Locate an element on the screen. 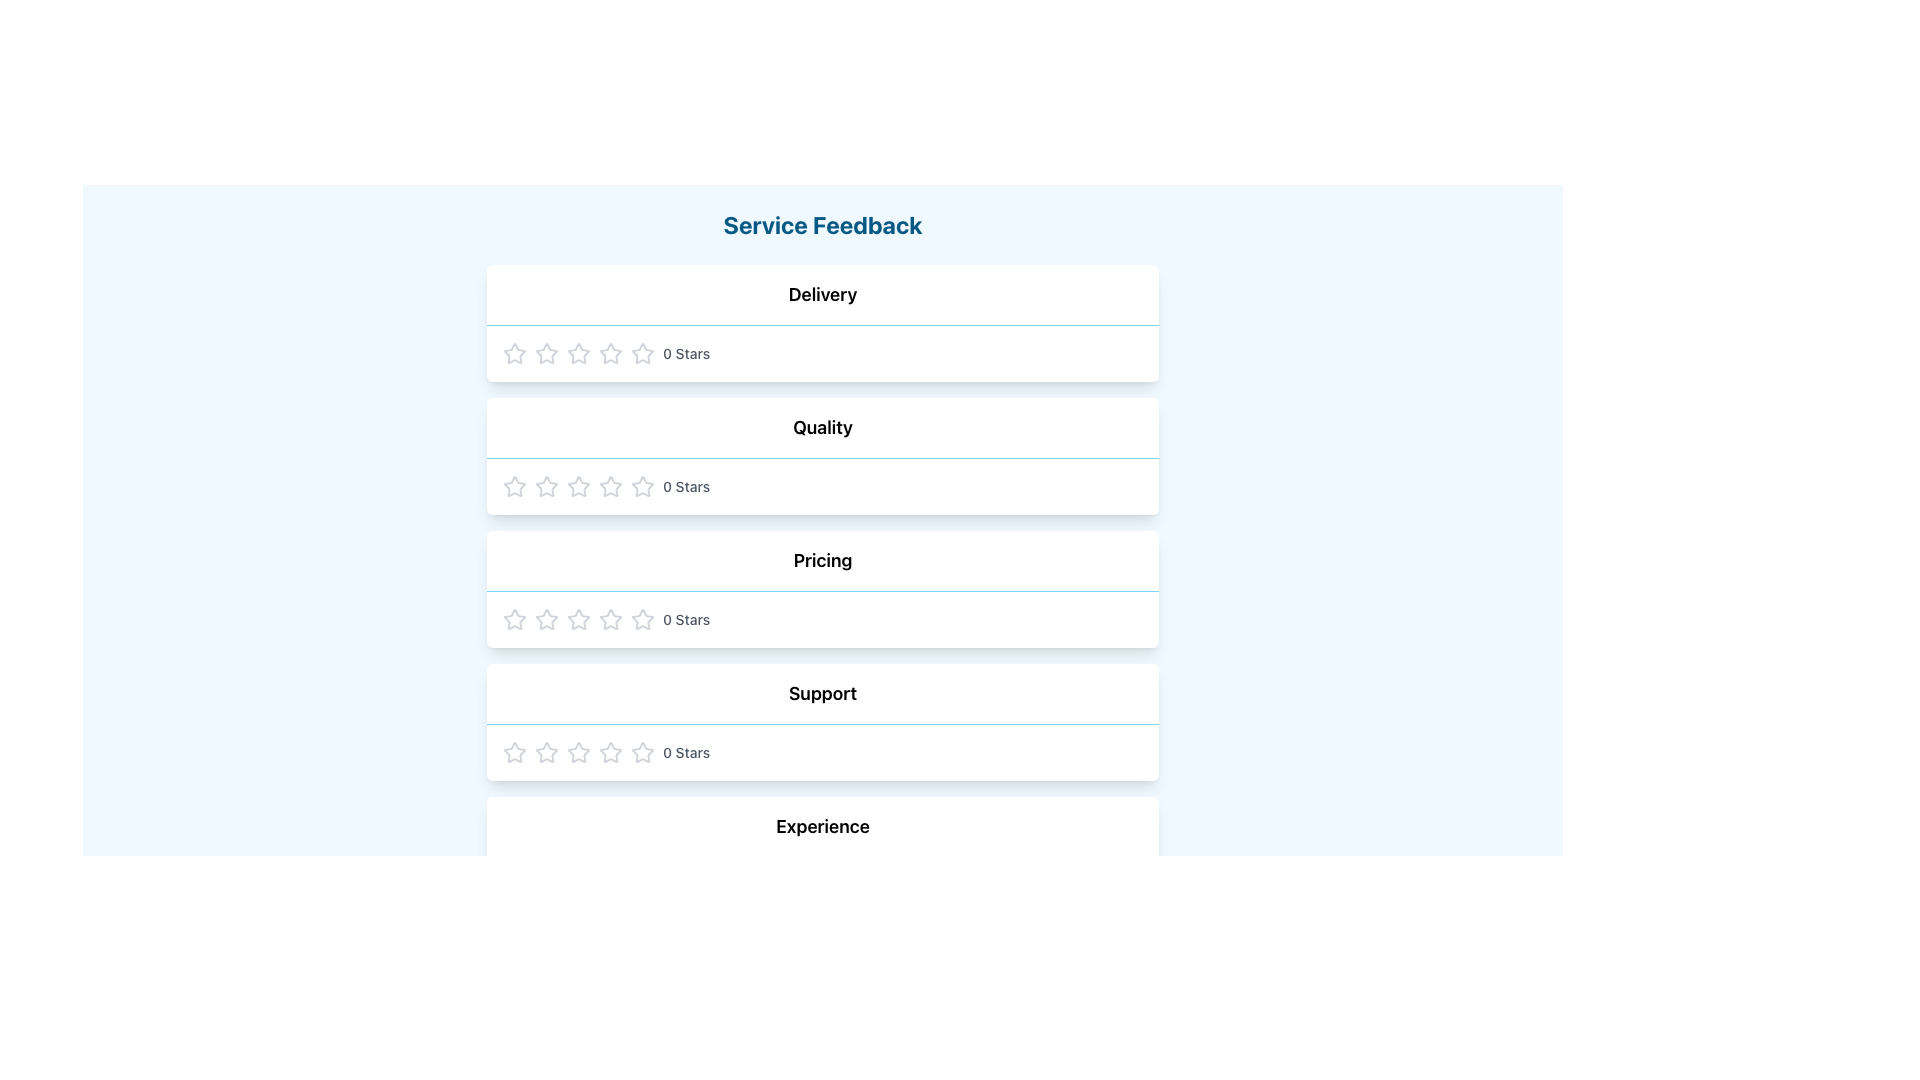 The image size is (1920, 1080). the third star-shaped rating button in the 'Delivery' feedback section to provide a rating is located at coordinates (643, 352).